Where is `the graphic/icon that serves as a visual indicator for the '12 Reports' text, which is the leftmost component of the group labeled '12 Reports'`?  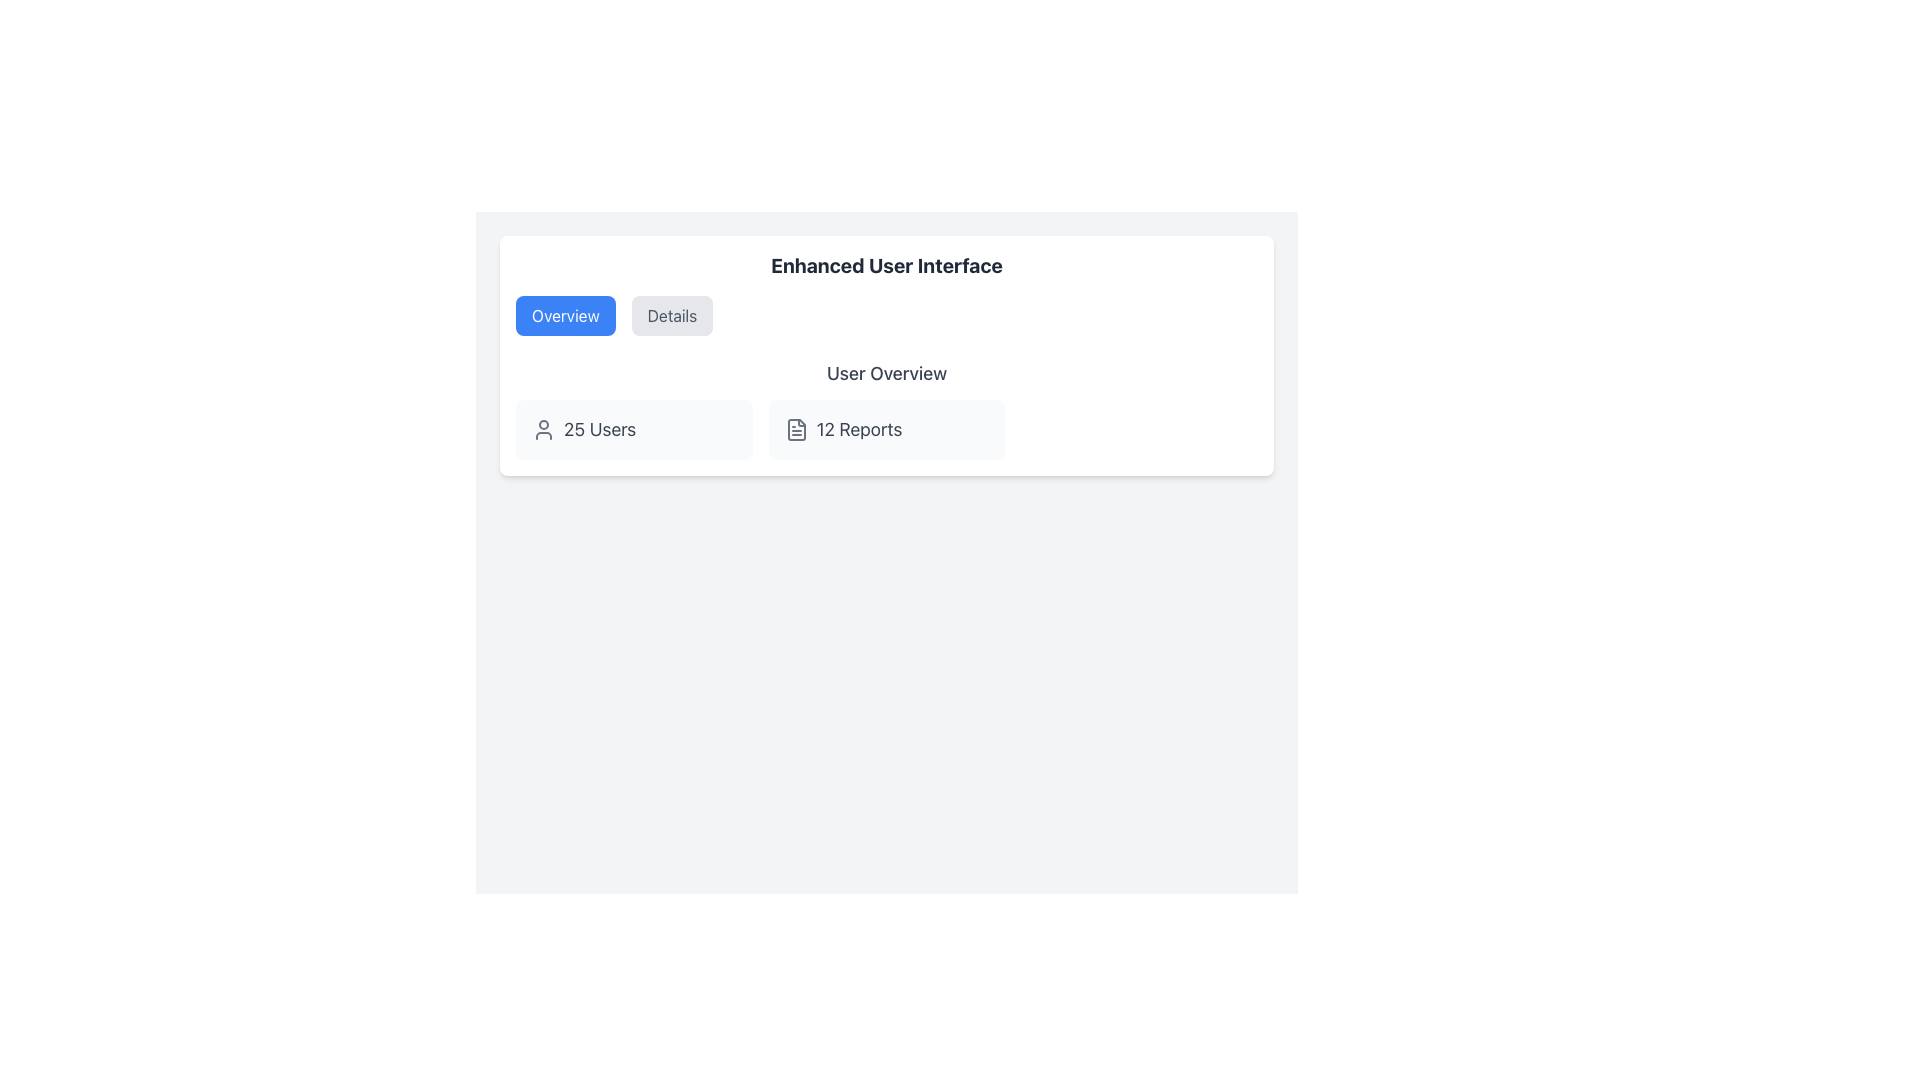 the graphic/icon that serves as a visual indicator for the '12 Reports' text, which is the leftmost component of the group labeled '12 Reports' is located at coordinates (795, 428).